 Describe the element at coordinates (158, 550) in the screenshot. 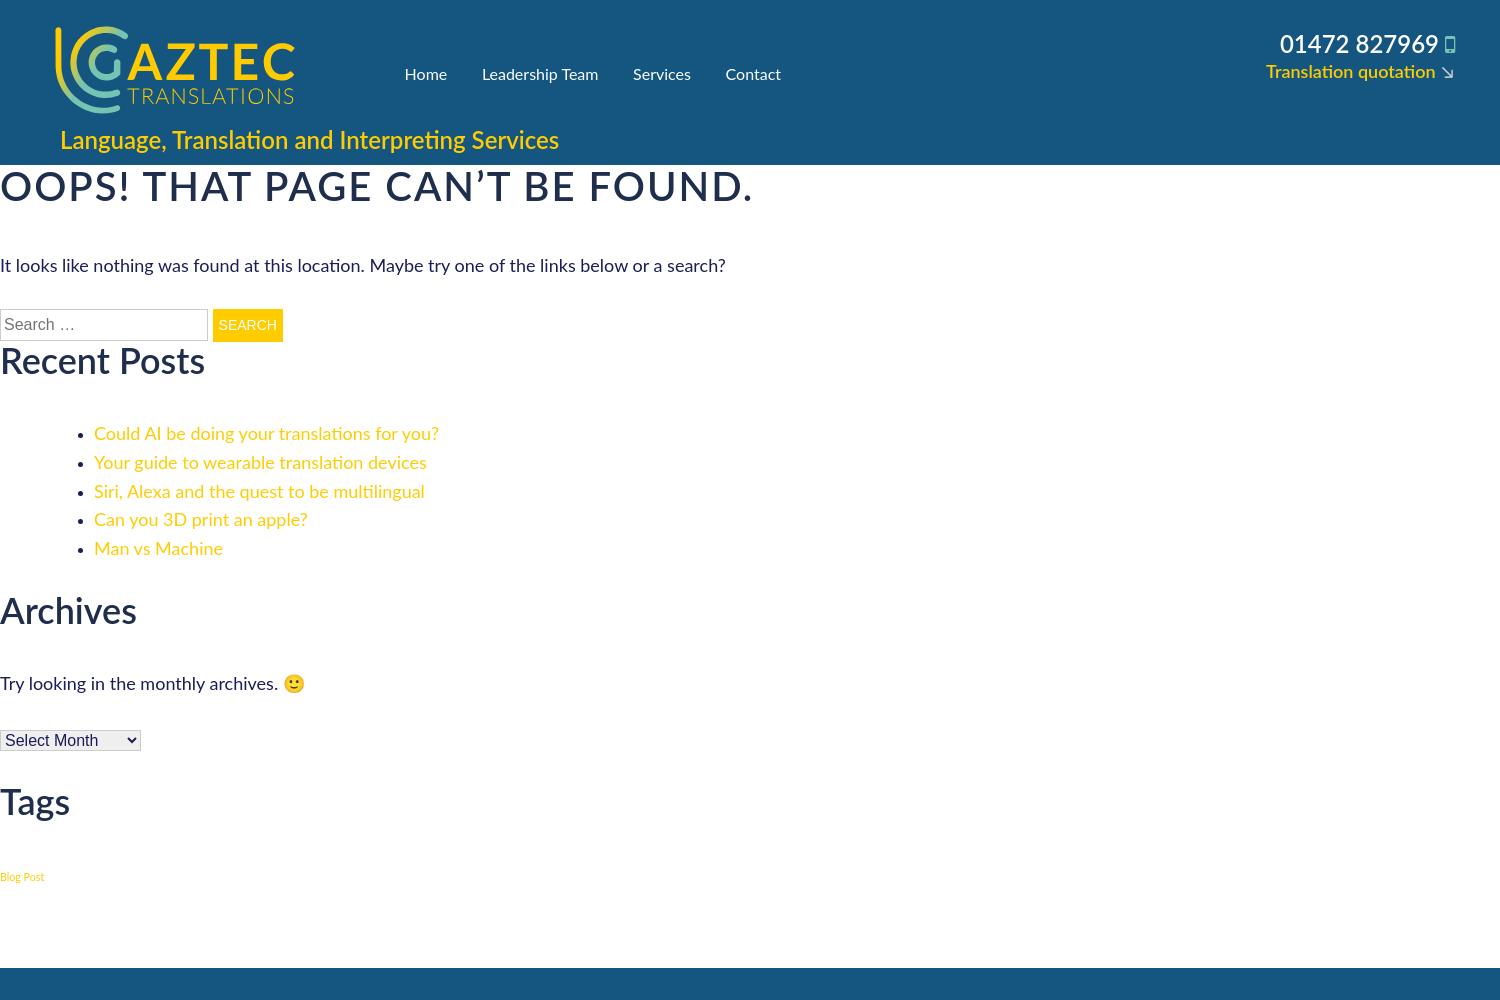

I see `'Man vs Machine'` at that location.